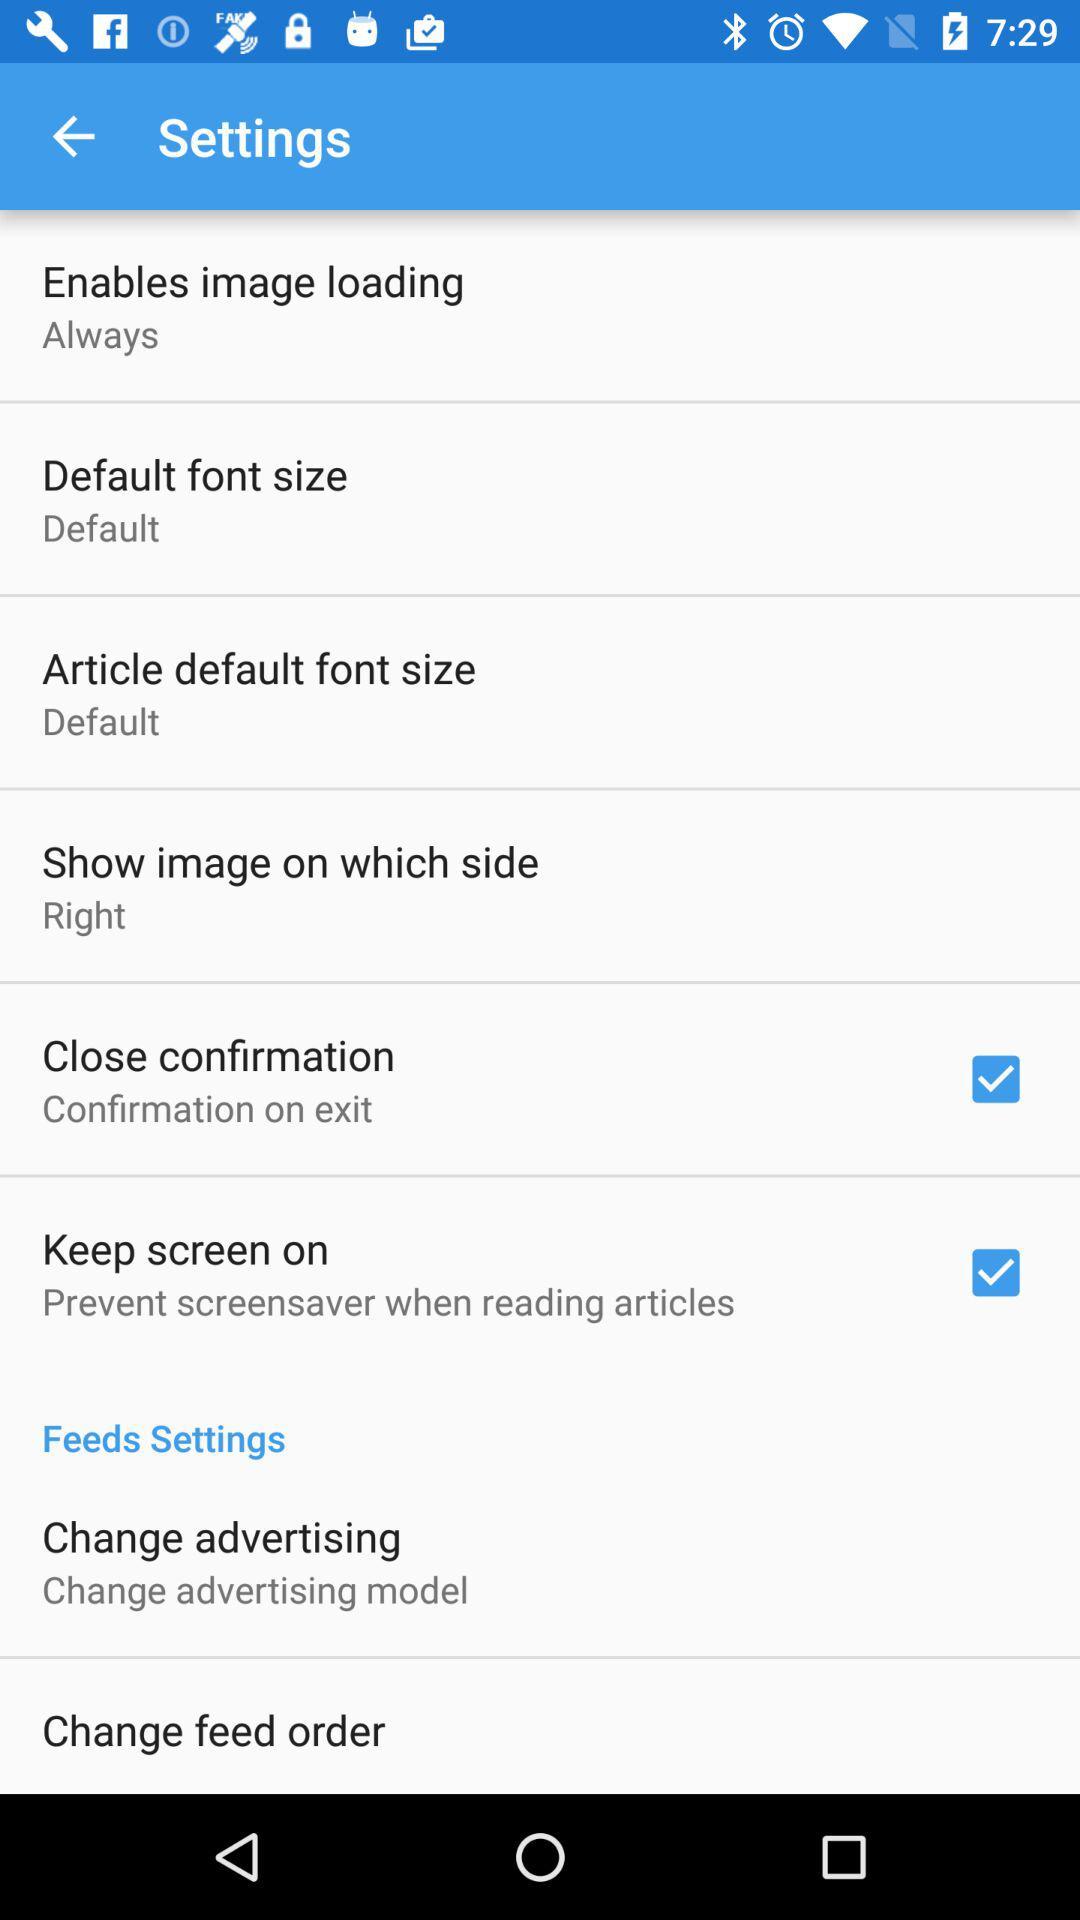 This screenshot has width=1080, height=1920. I want to click on change feed order, so click(213, 1728).